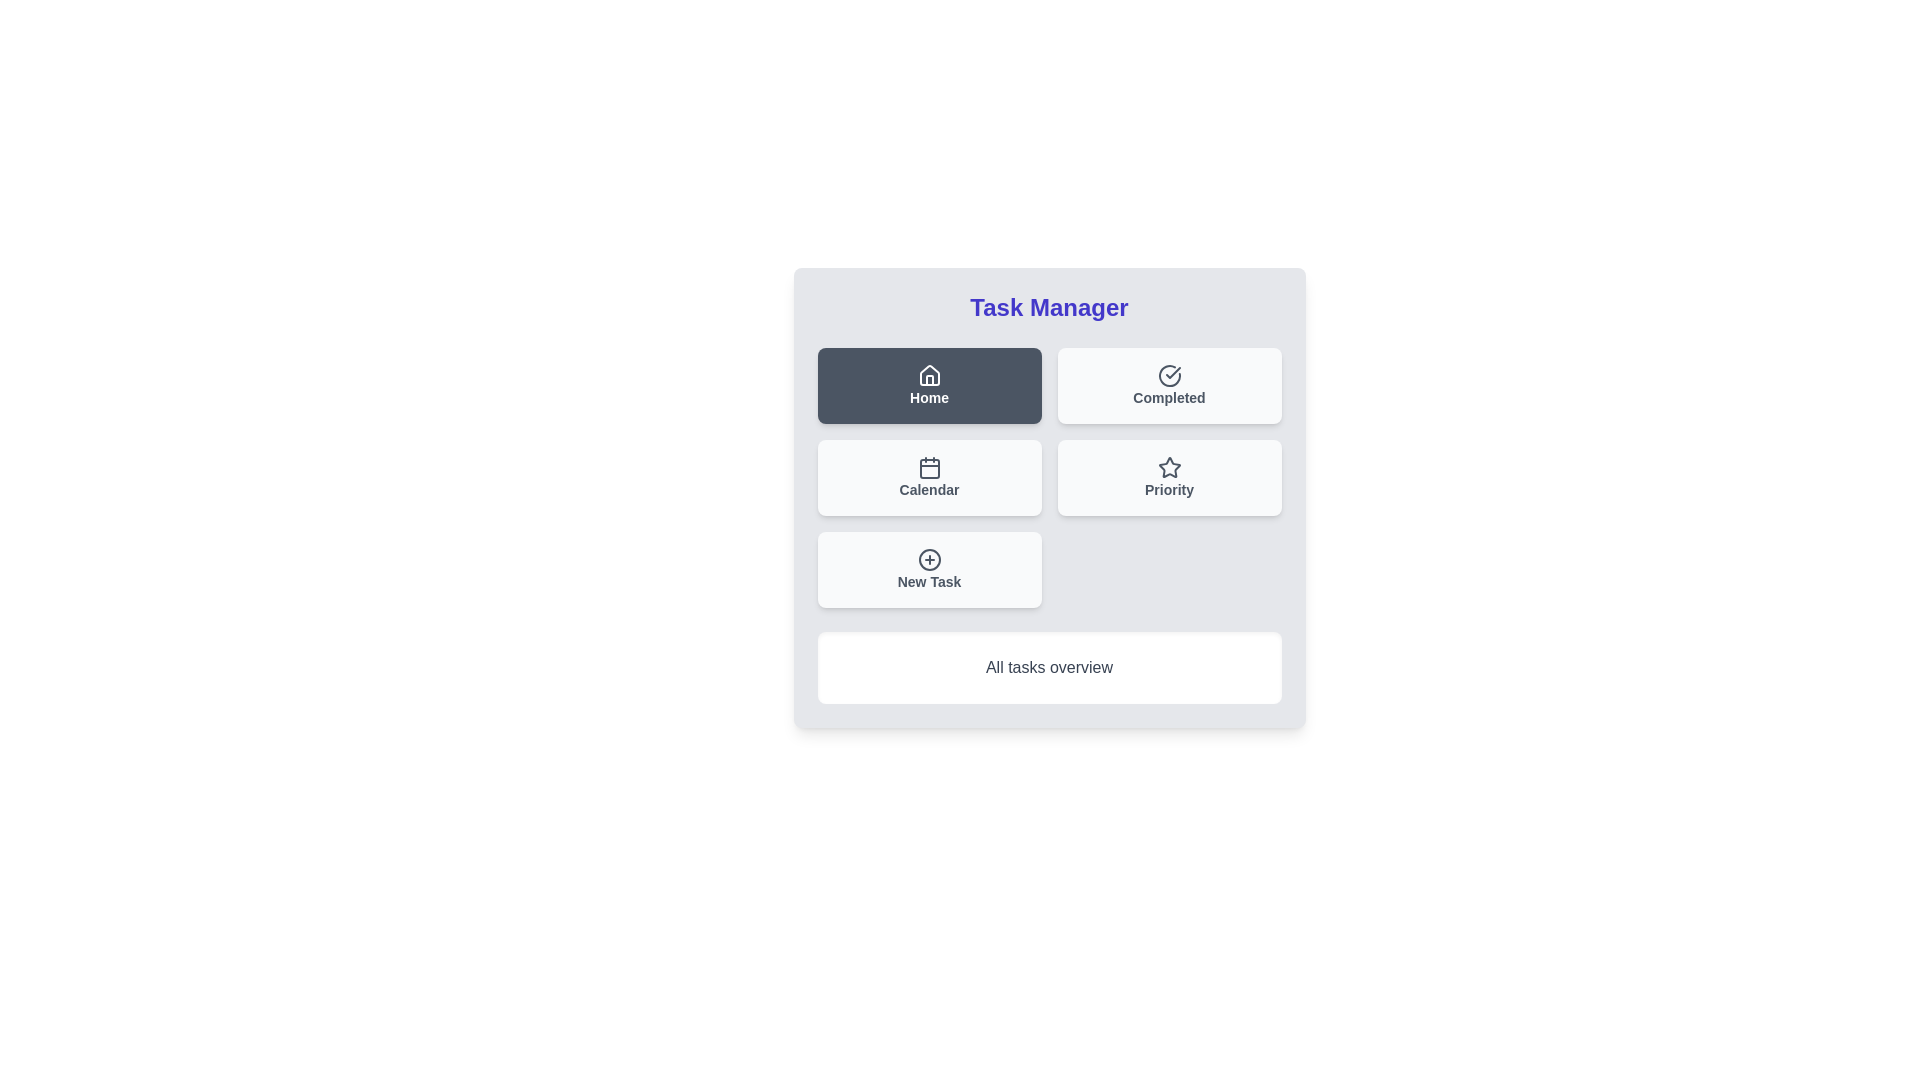  I want to click on the rectangular button with rounded corners that has a dark gray background and white 'Home' text below a house icon, located at the top-left corner of the button grid, so click(928, 385).